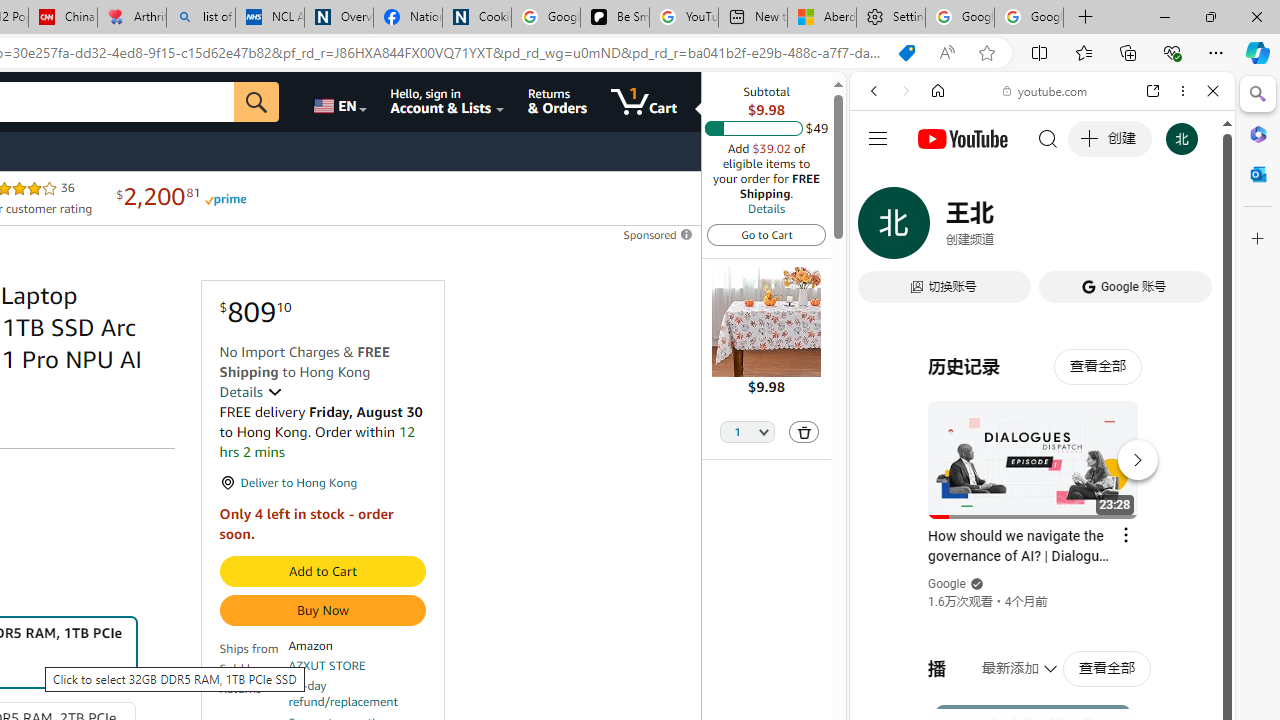 The height and width of the screenshot is (720, 1280). What do you see at coordinates (822, 17) in the screenshot?
I see `'Aberdeen, Hong Kong SAR hourly forecast | Microsoft Weather'` at bounding box center [822, 17].